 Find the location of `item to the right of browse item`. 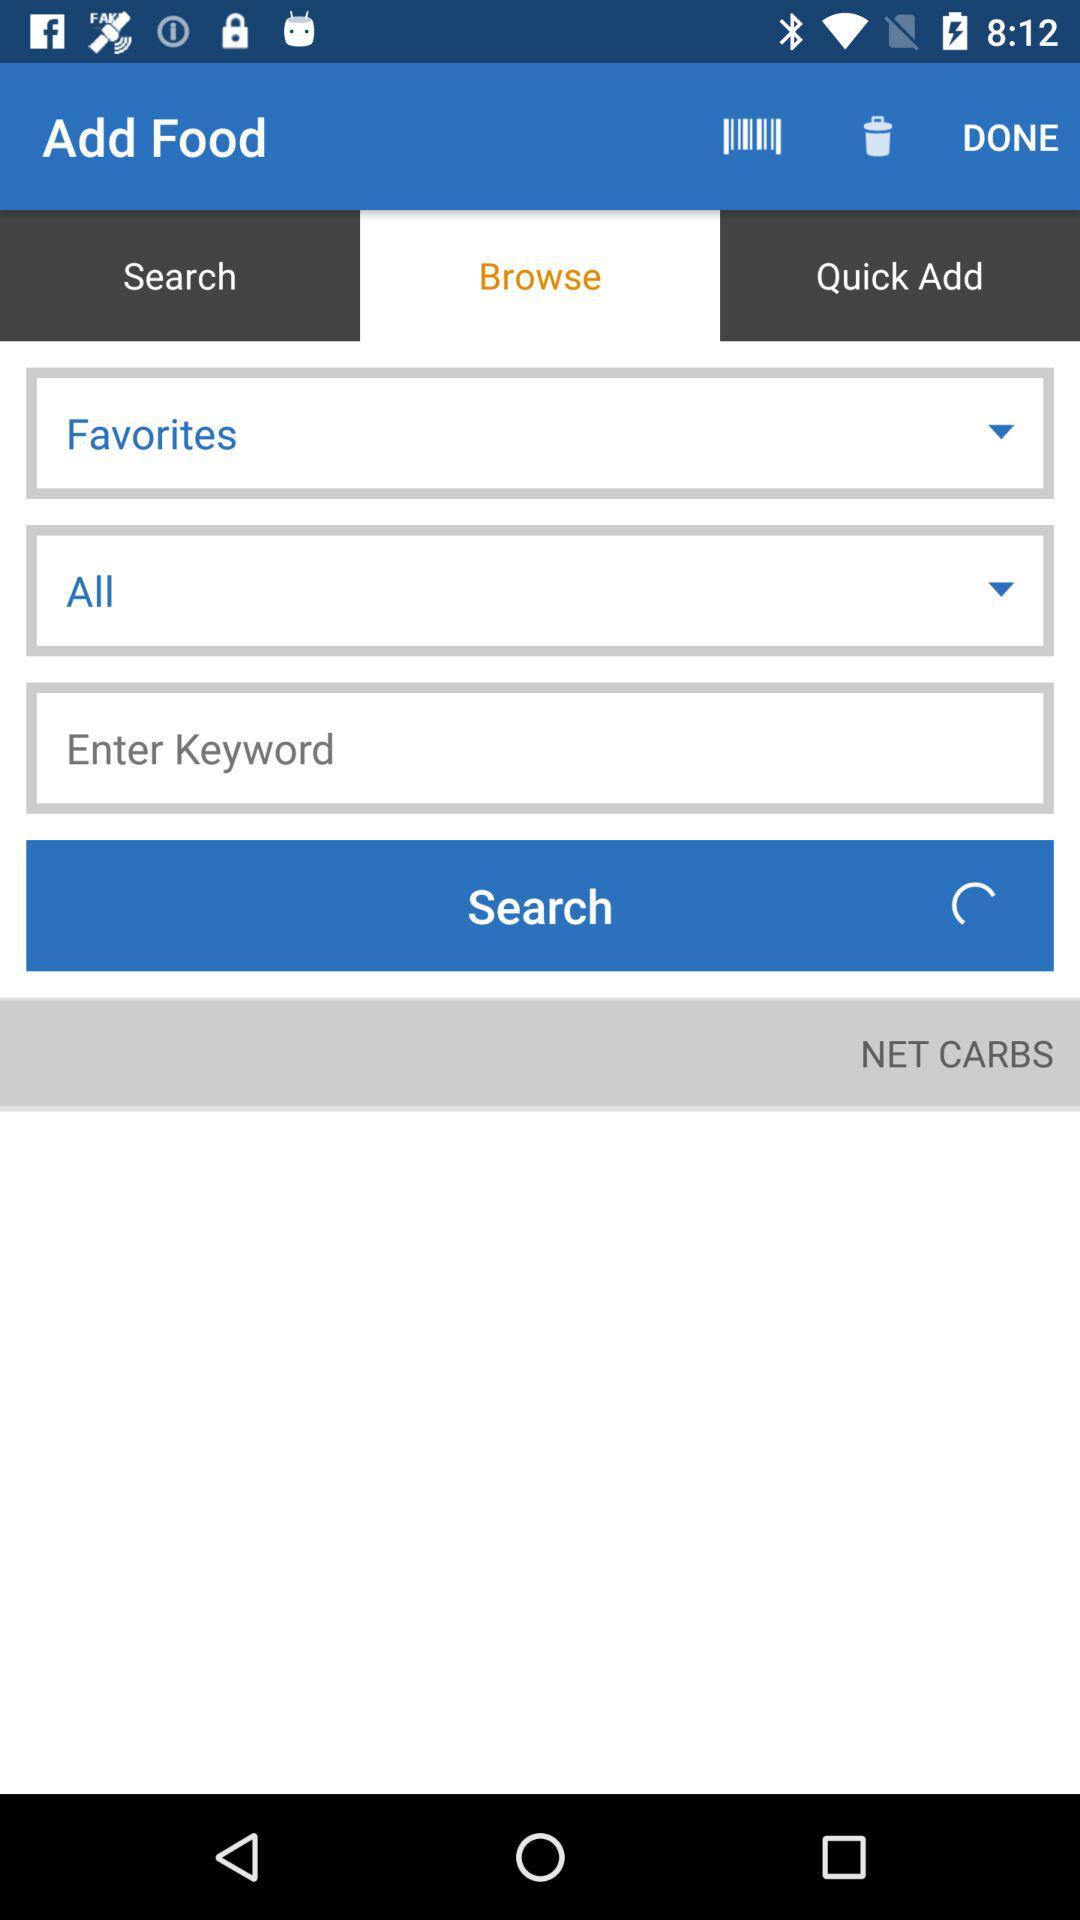

item to the right of browse item is located at coordinates (898, 274).